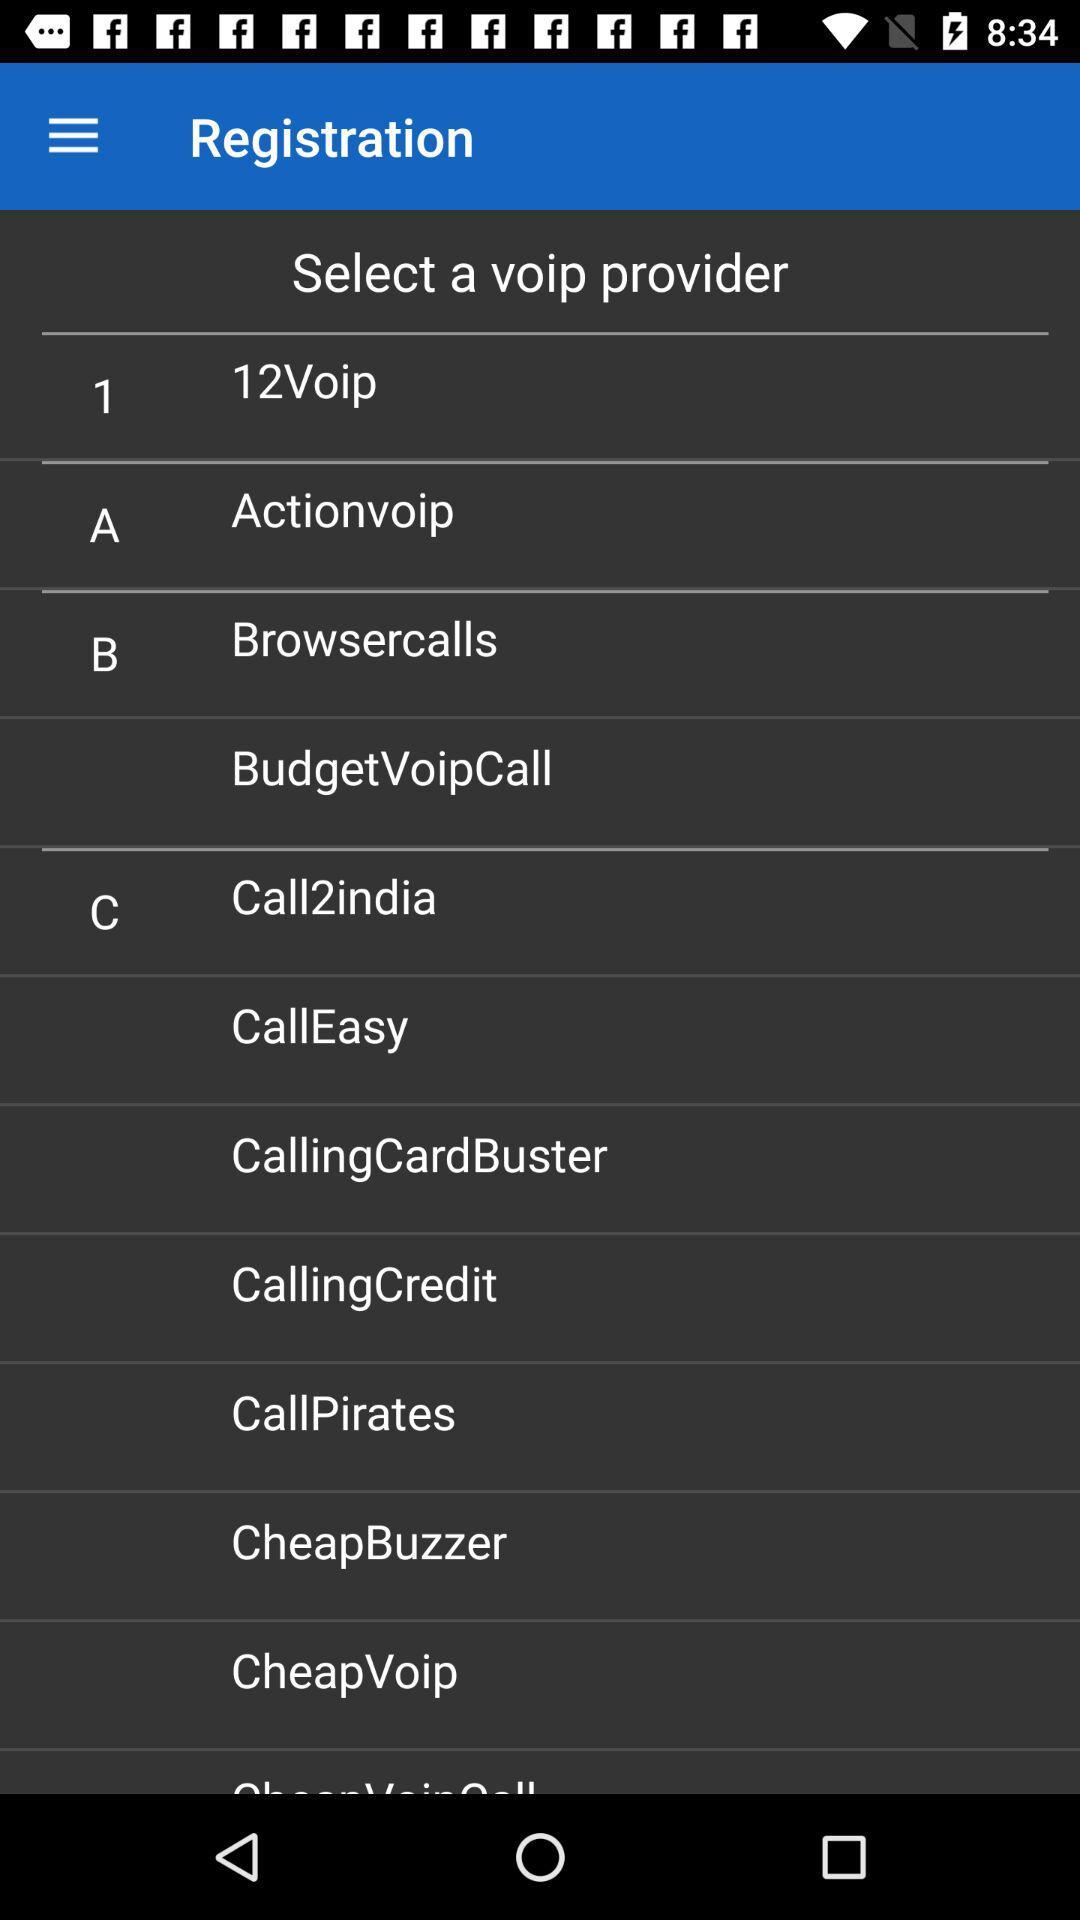 The height and width of the screenshot is (1920, 1080). Describe the element at coordinates (341, 894) in the screenshot. I see `call2india icon` at that location.